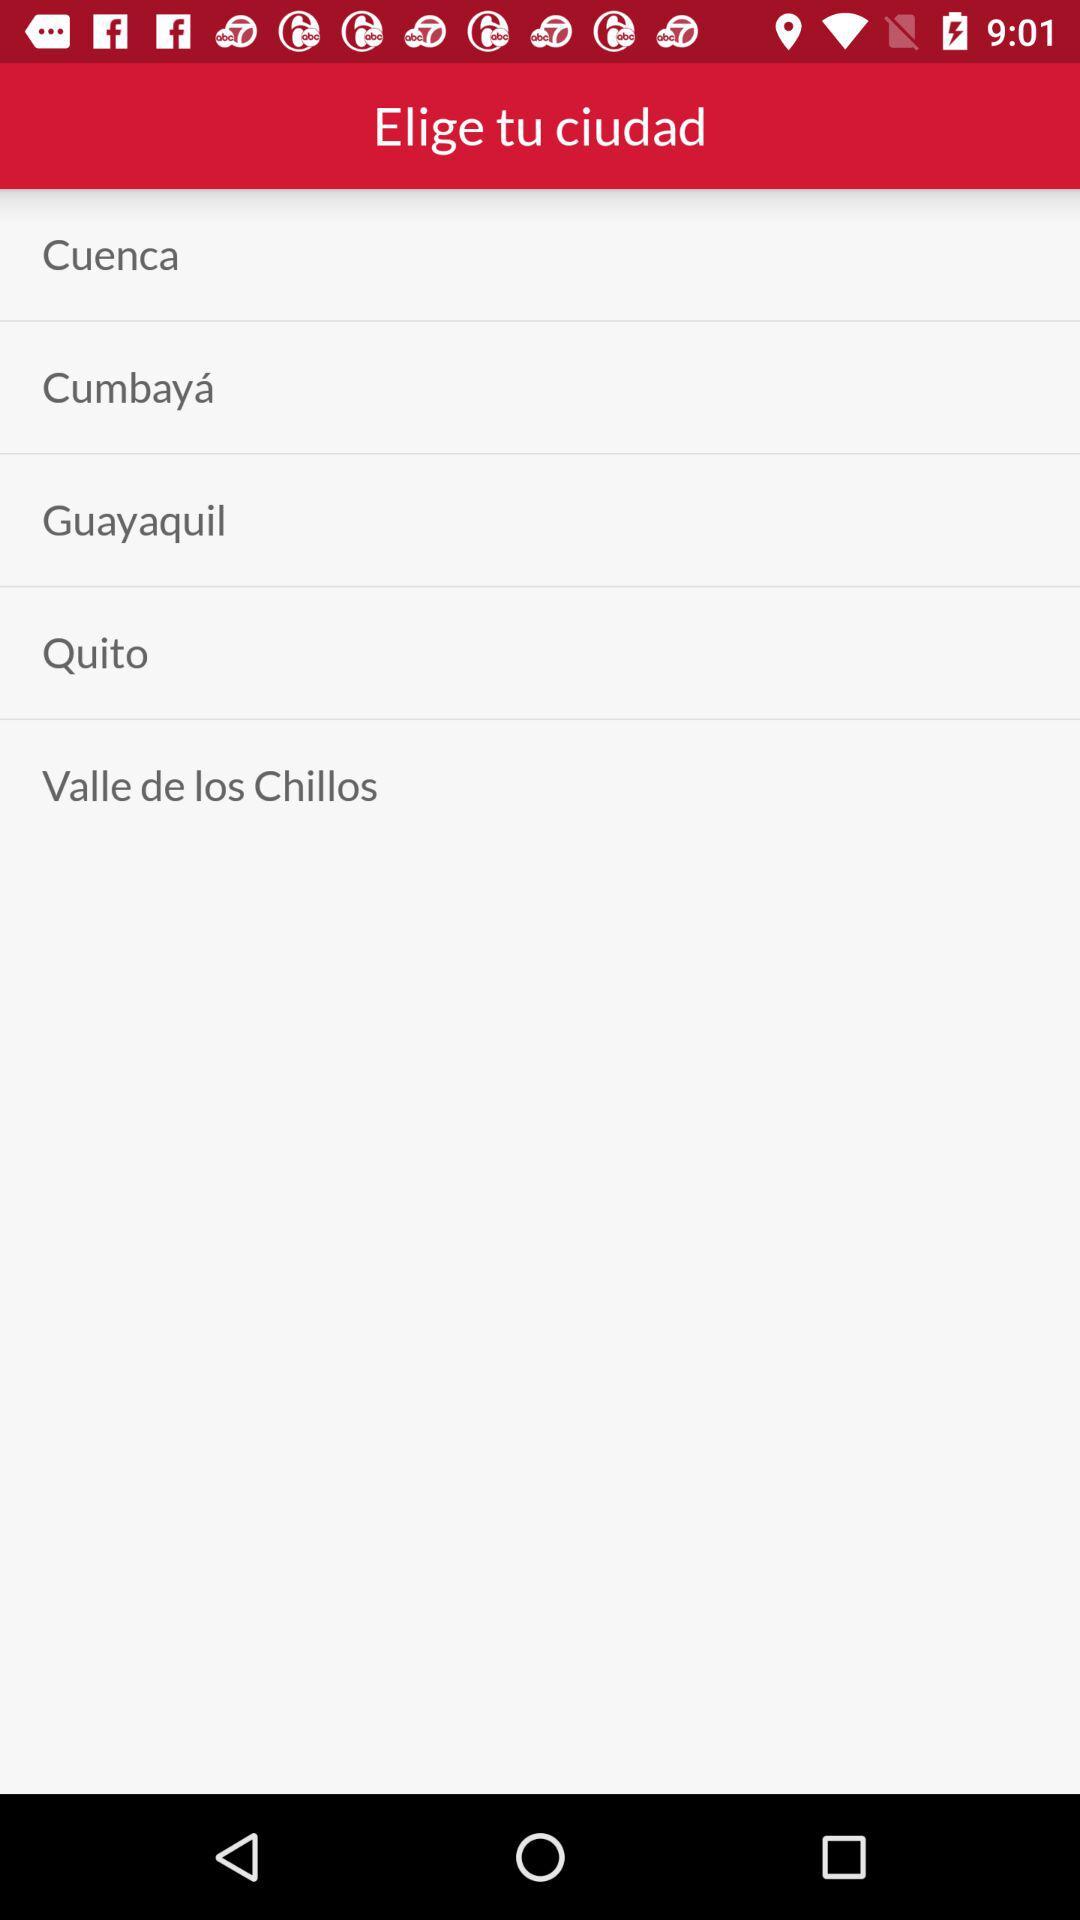 This screenshot has height=1920, width=1080. What do you see at coordinates (128, 387) in the screenshot?
I see `the app below cuenca icon` at bounding box center [128, 387].